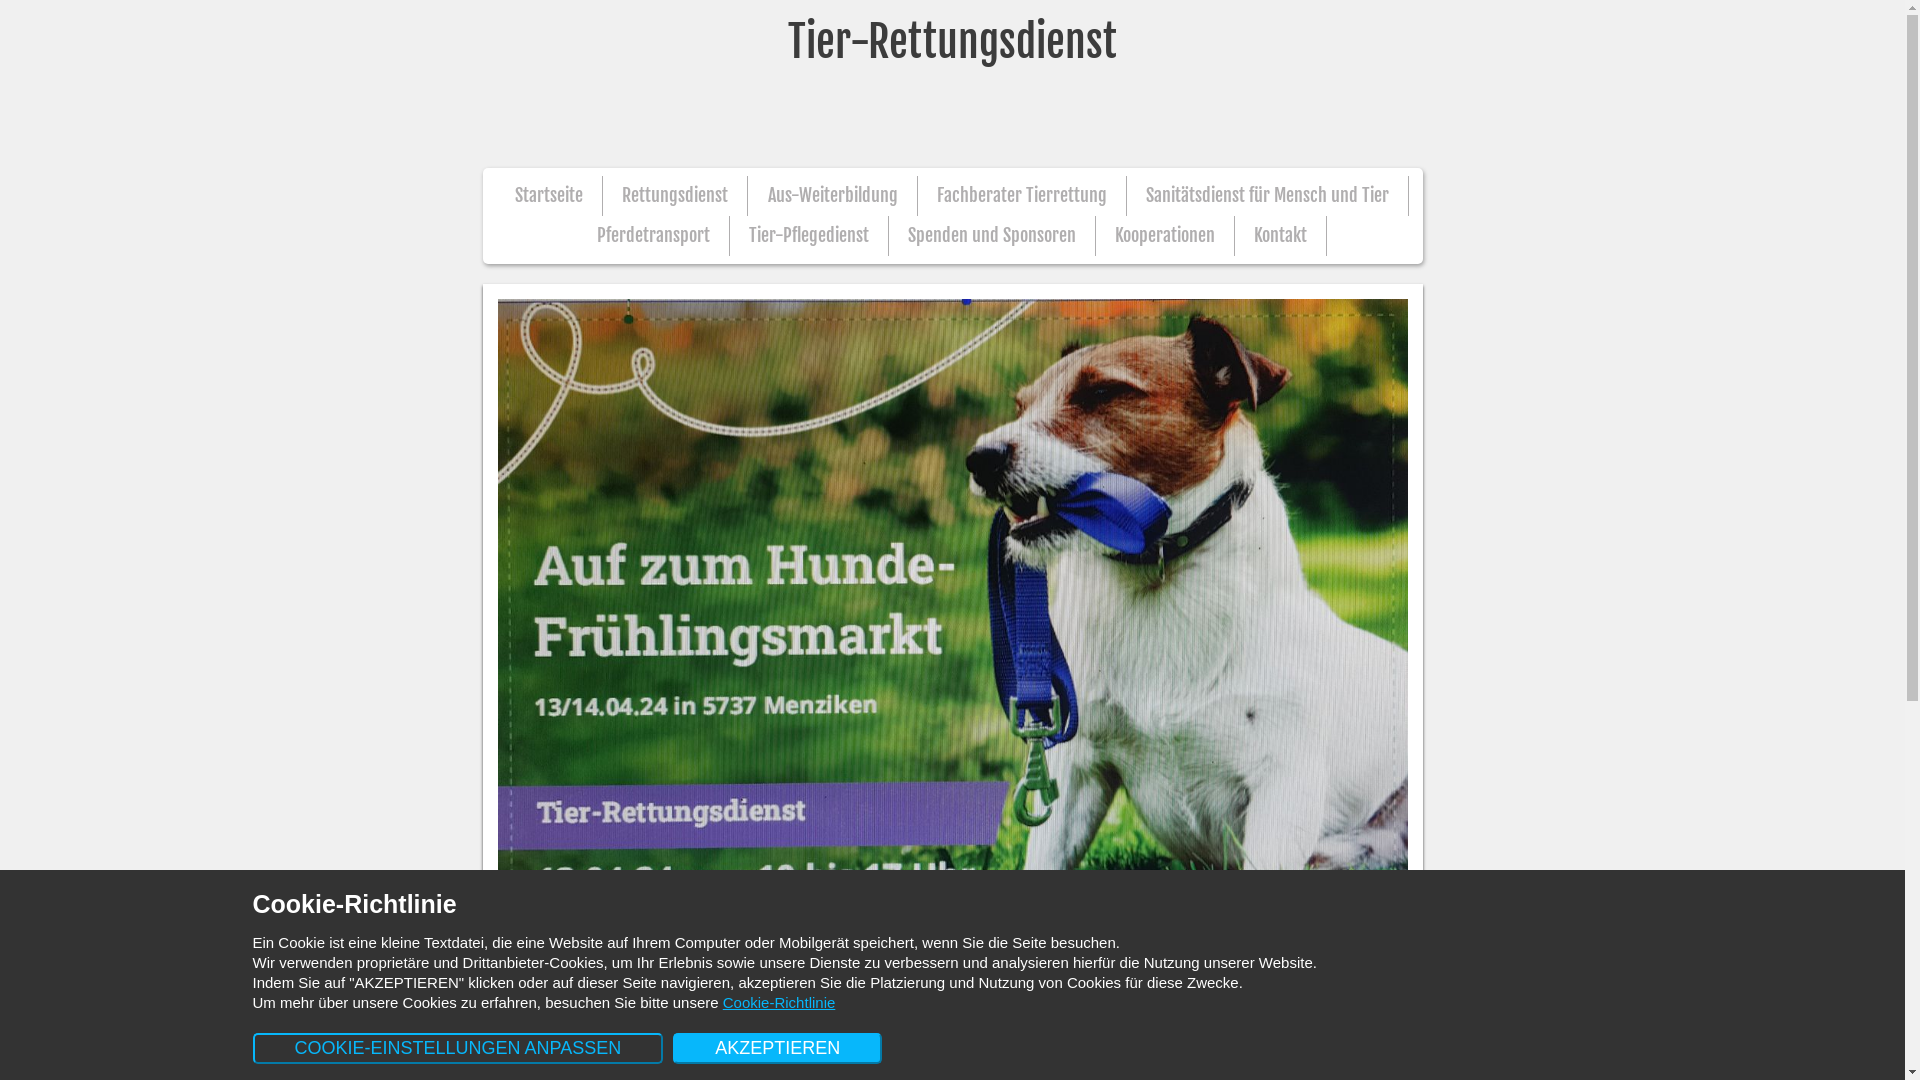 Image resolution: width=1920 pixels, height=1080 pixels. Describe the element at coordinates (992, 234) in the screenshot. I see `'Spenden und Sponsoren'` at that location.